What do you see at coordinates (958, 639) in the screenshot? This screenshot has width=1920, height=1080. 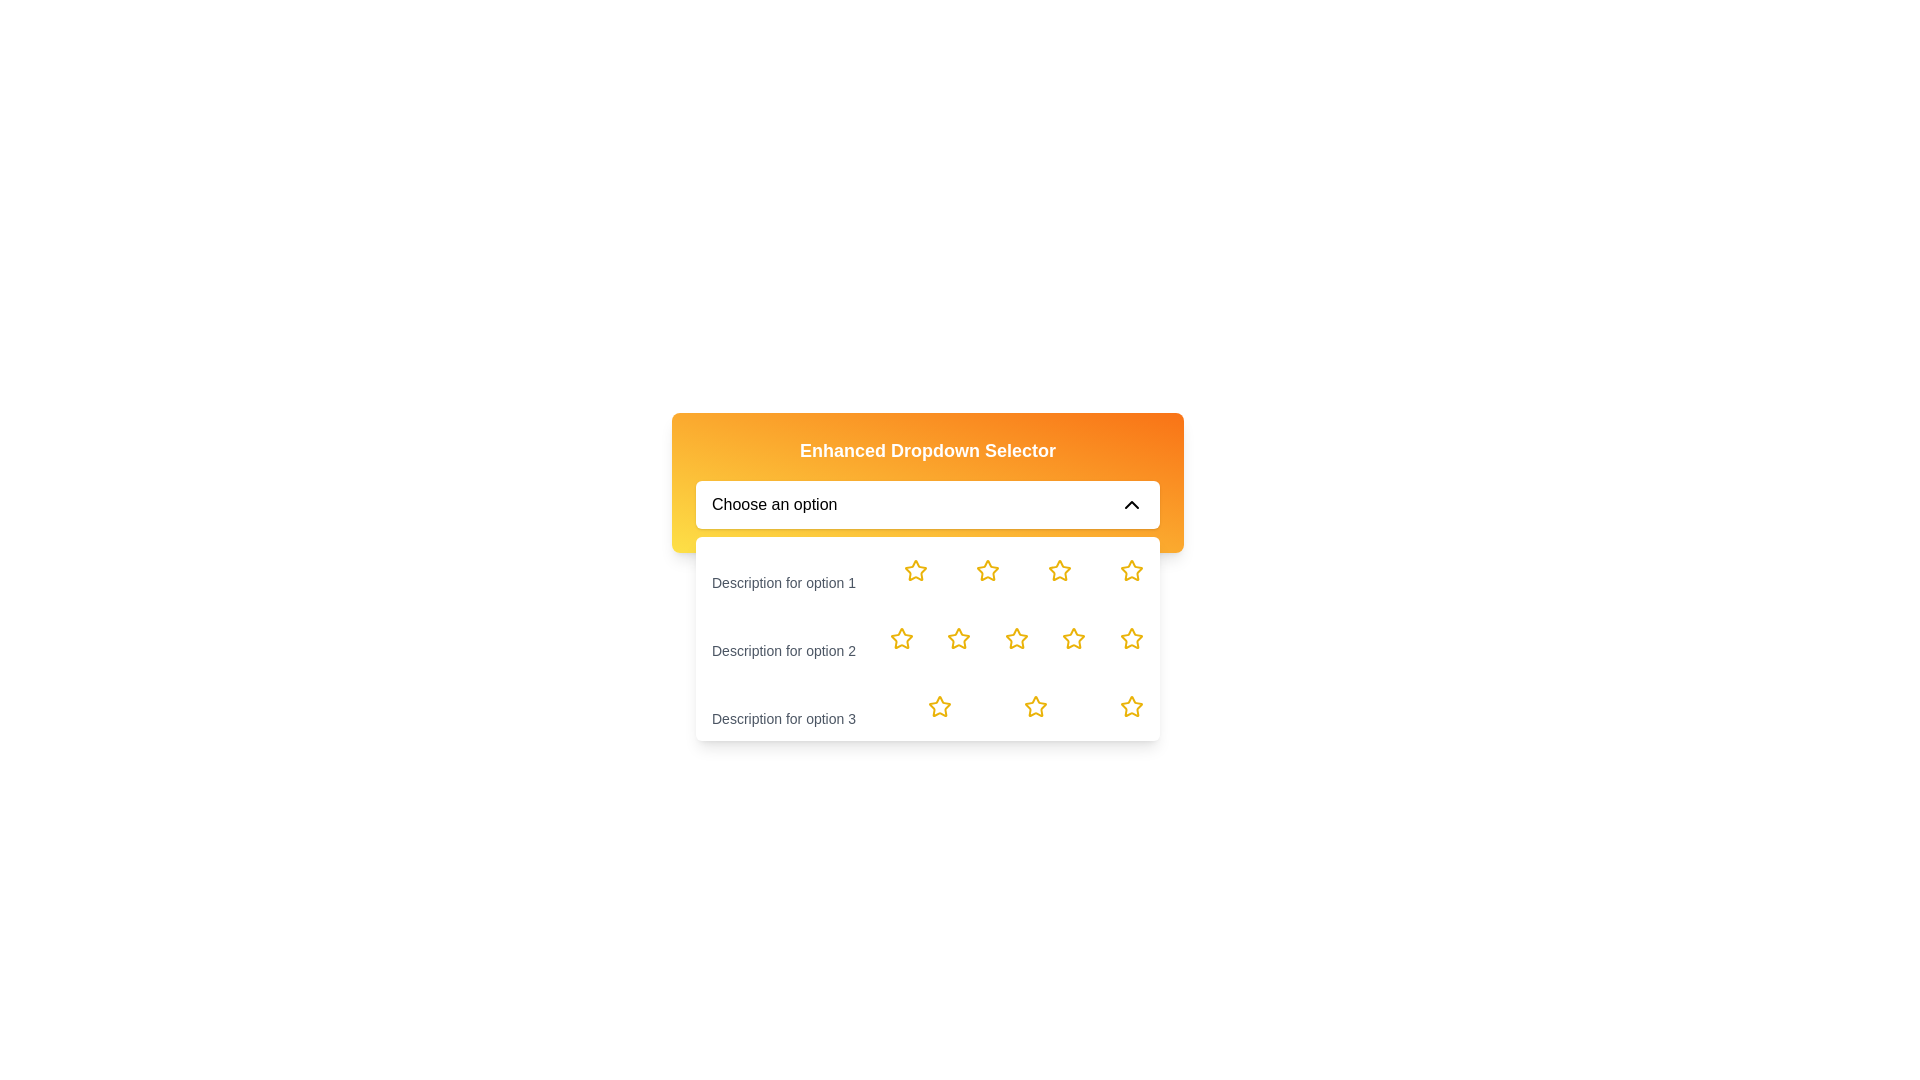 I see `the third star icon in the row associated with 'Option 2' in the dropdown list` at bounding box center [958, 639].